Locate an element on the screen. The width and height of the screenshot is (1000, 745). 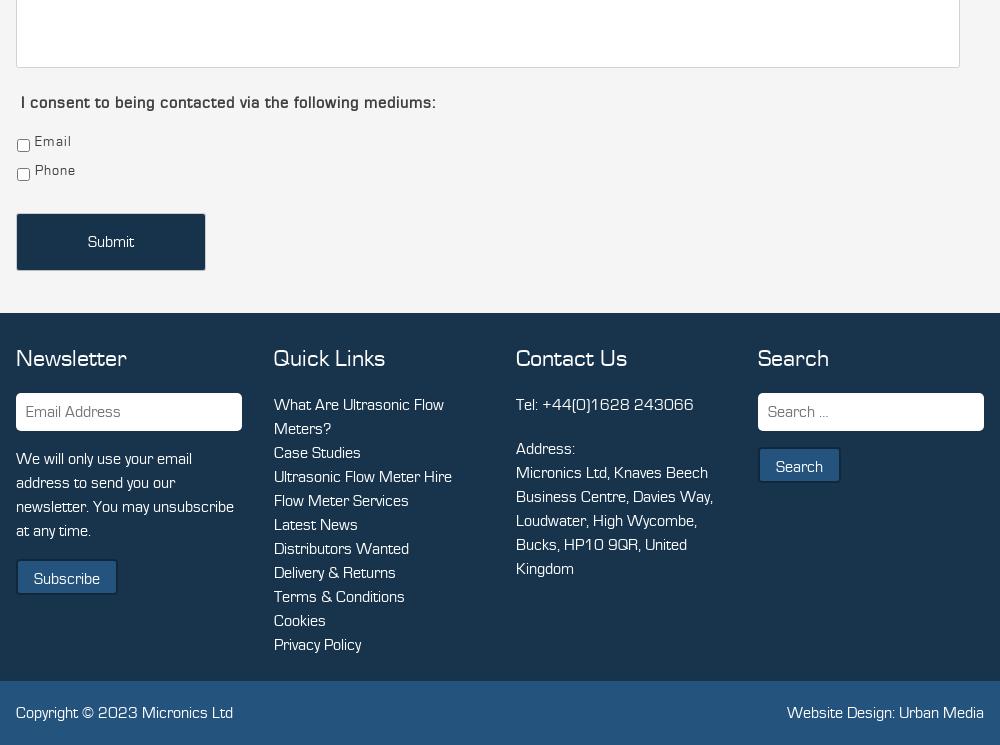
'Latest News' is located at coordinates (315, 524).